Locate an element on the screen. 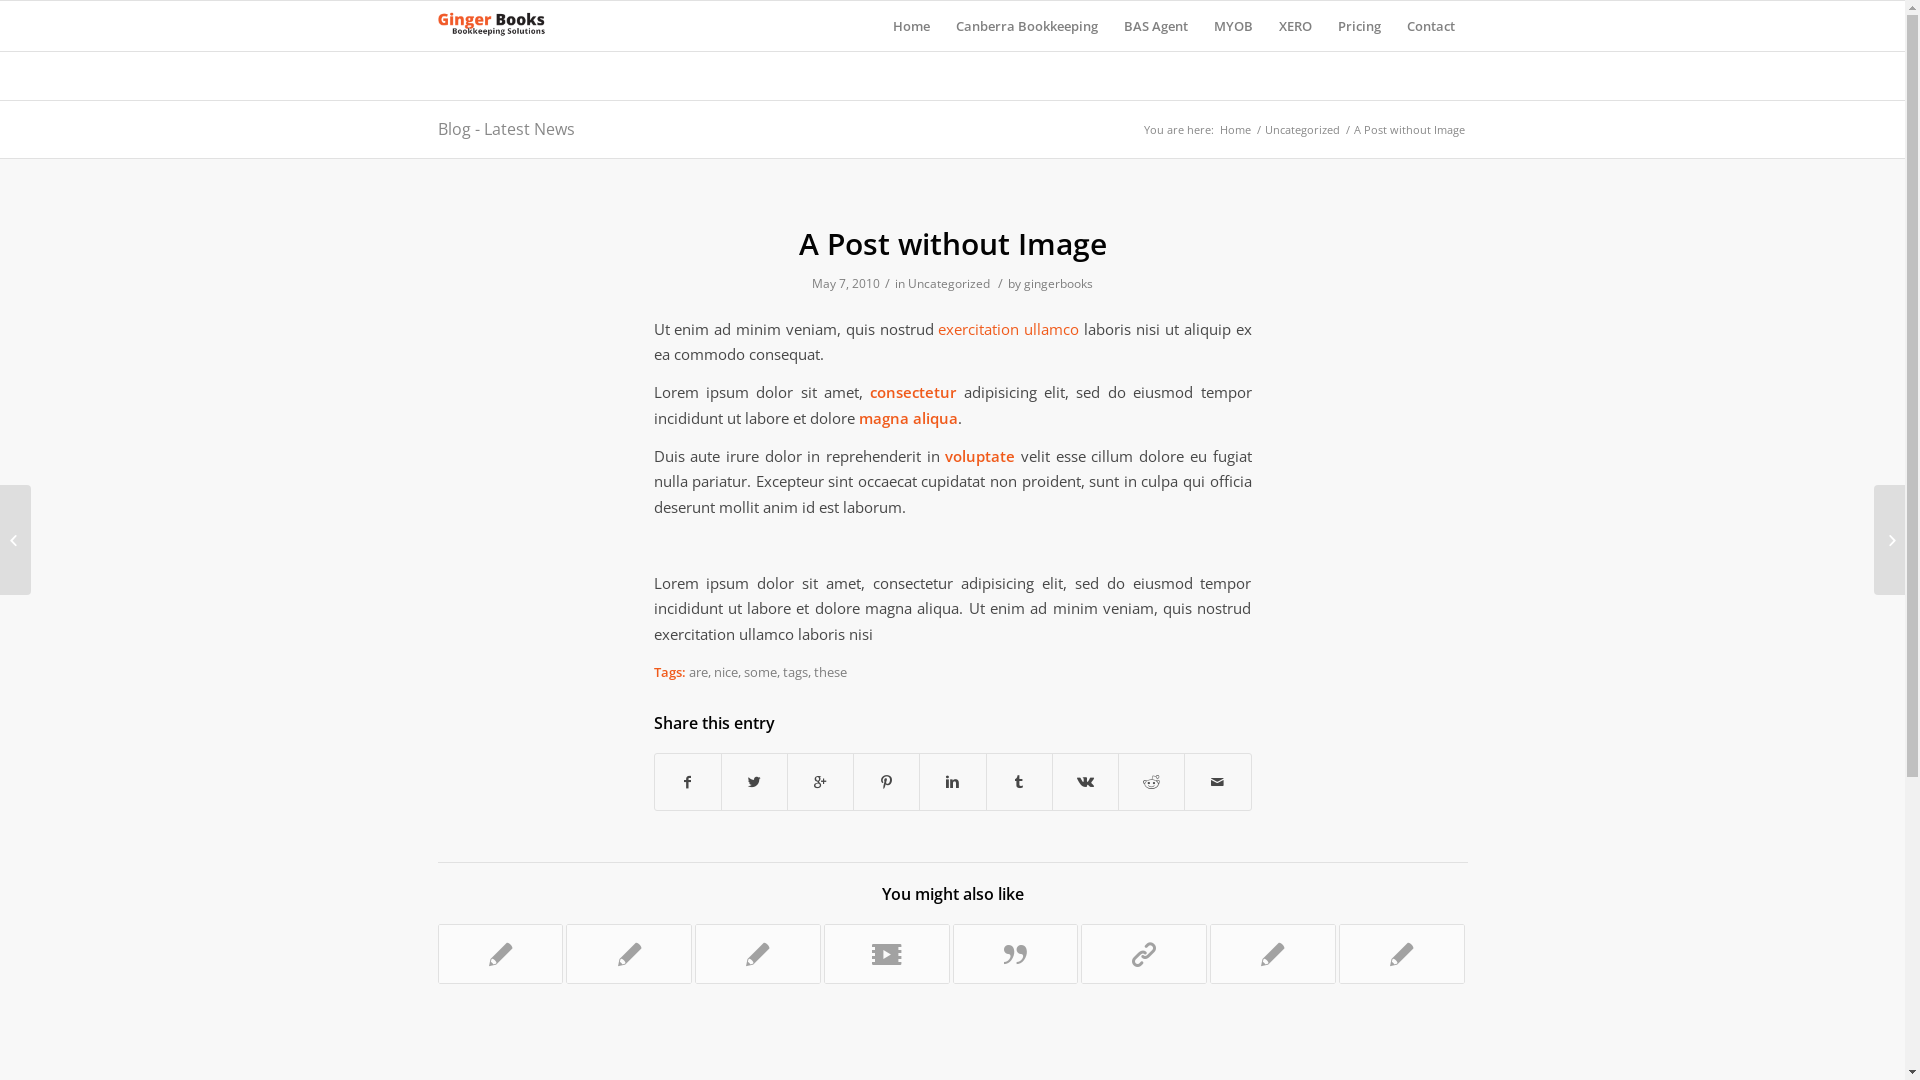  'gingerbooks' is located at coordinates (1023, 283).